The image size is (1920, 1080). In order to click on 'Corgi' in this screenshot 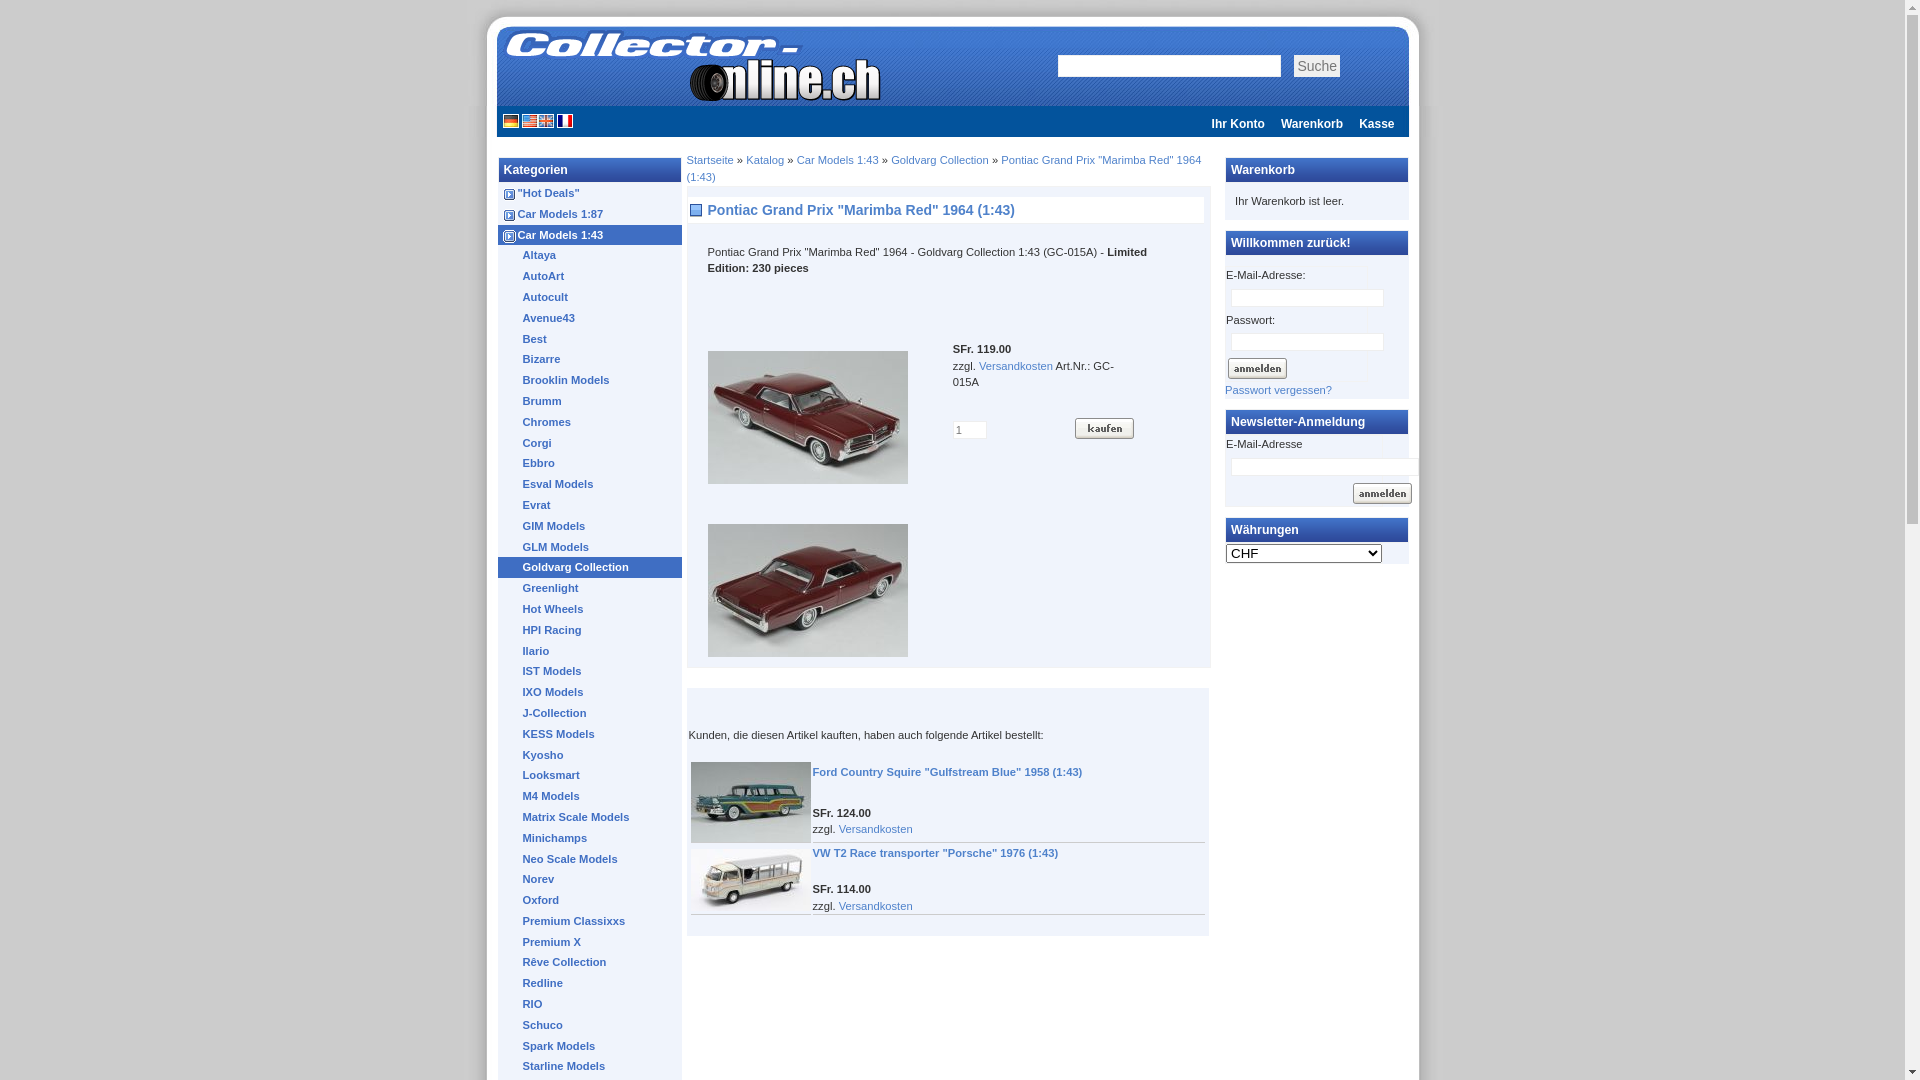, I will do `click(592, 442)`.